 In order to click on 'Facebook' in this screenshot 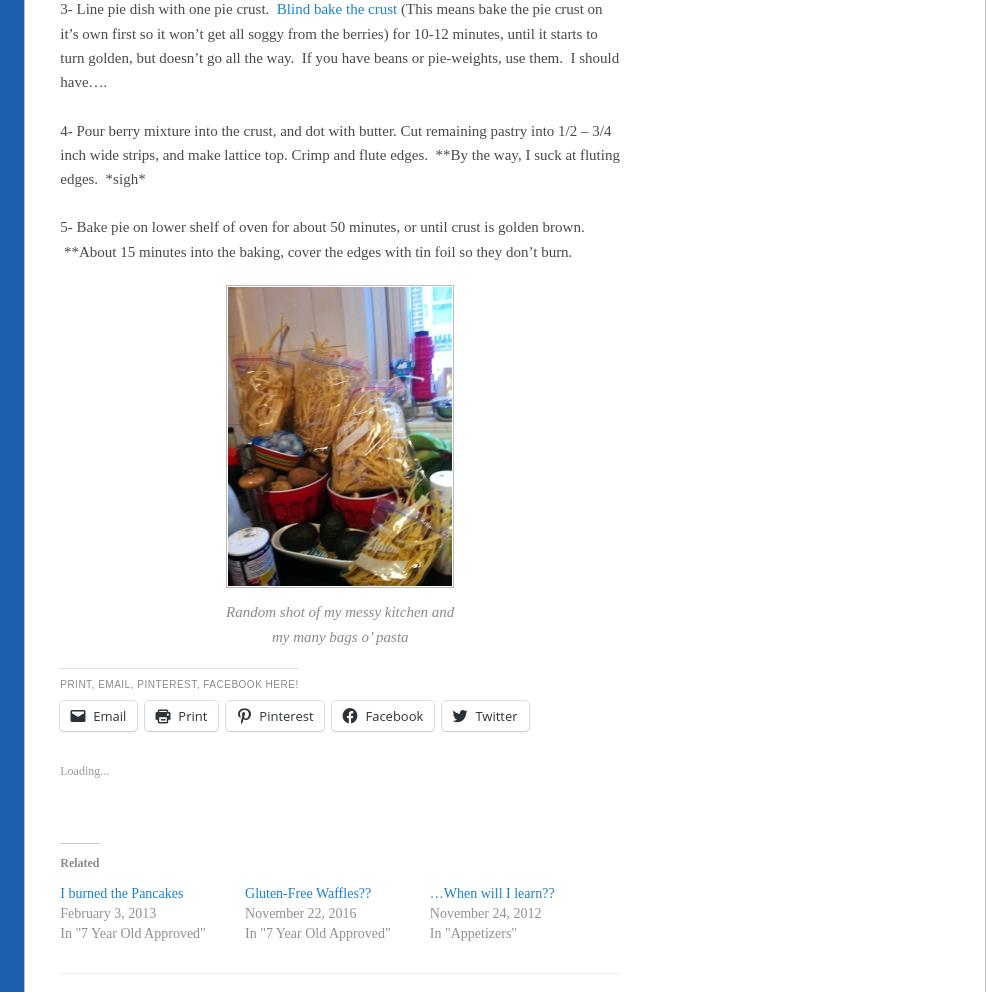, I will do `click(393, 716)`.